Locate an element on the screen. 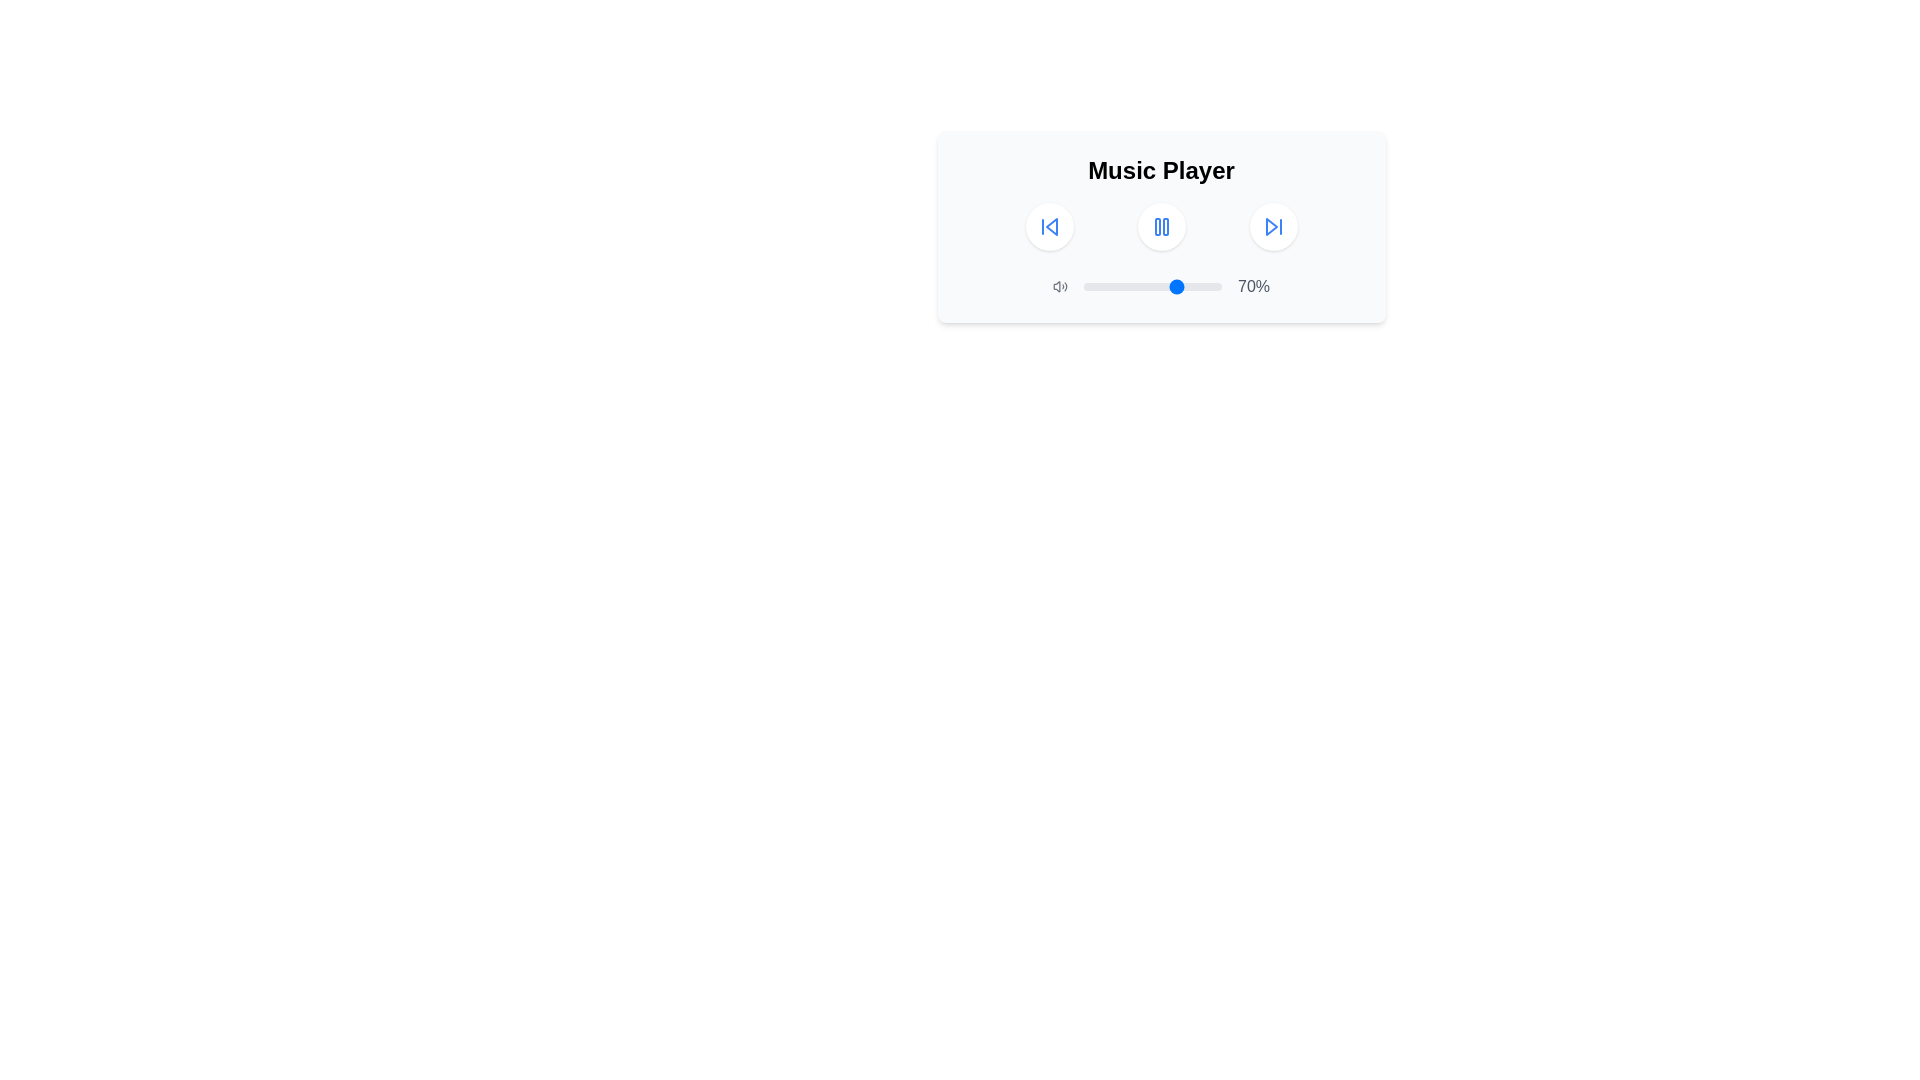 The image size is (1920, 1080). the skip-backward button located in the top-middle area of the music player interface for accessibility purposes is located at coordinates (1048, 226).